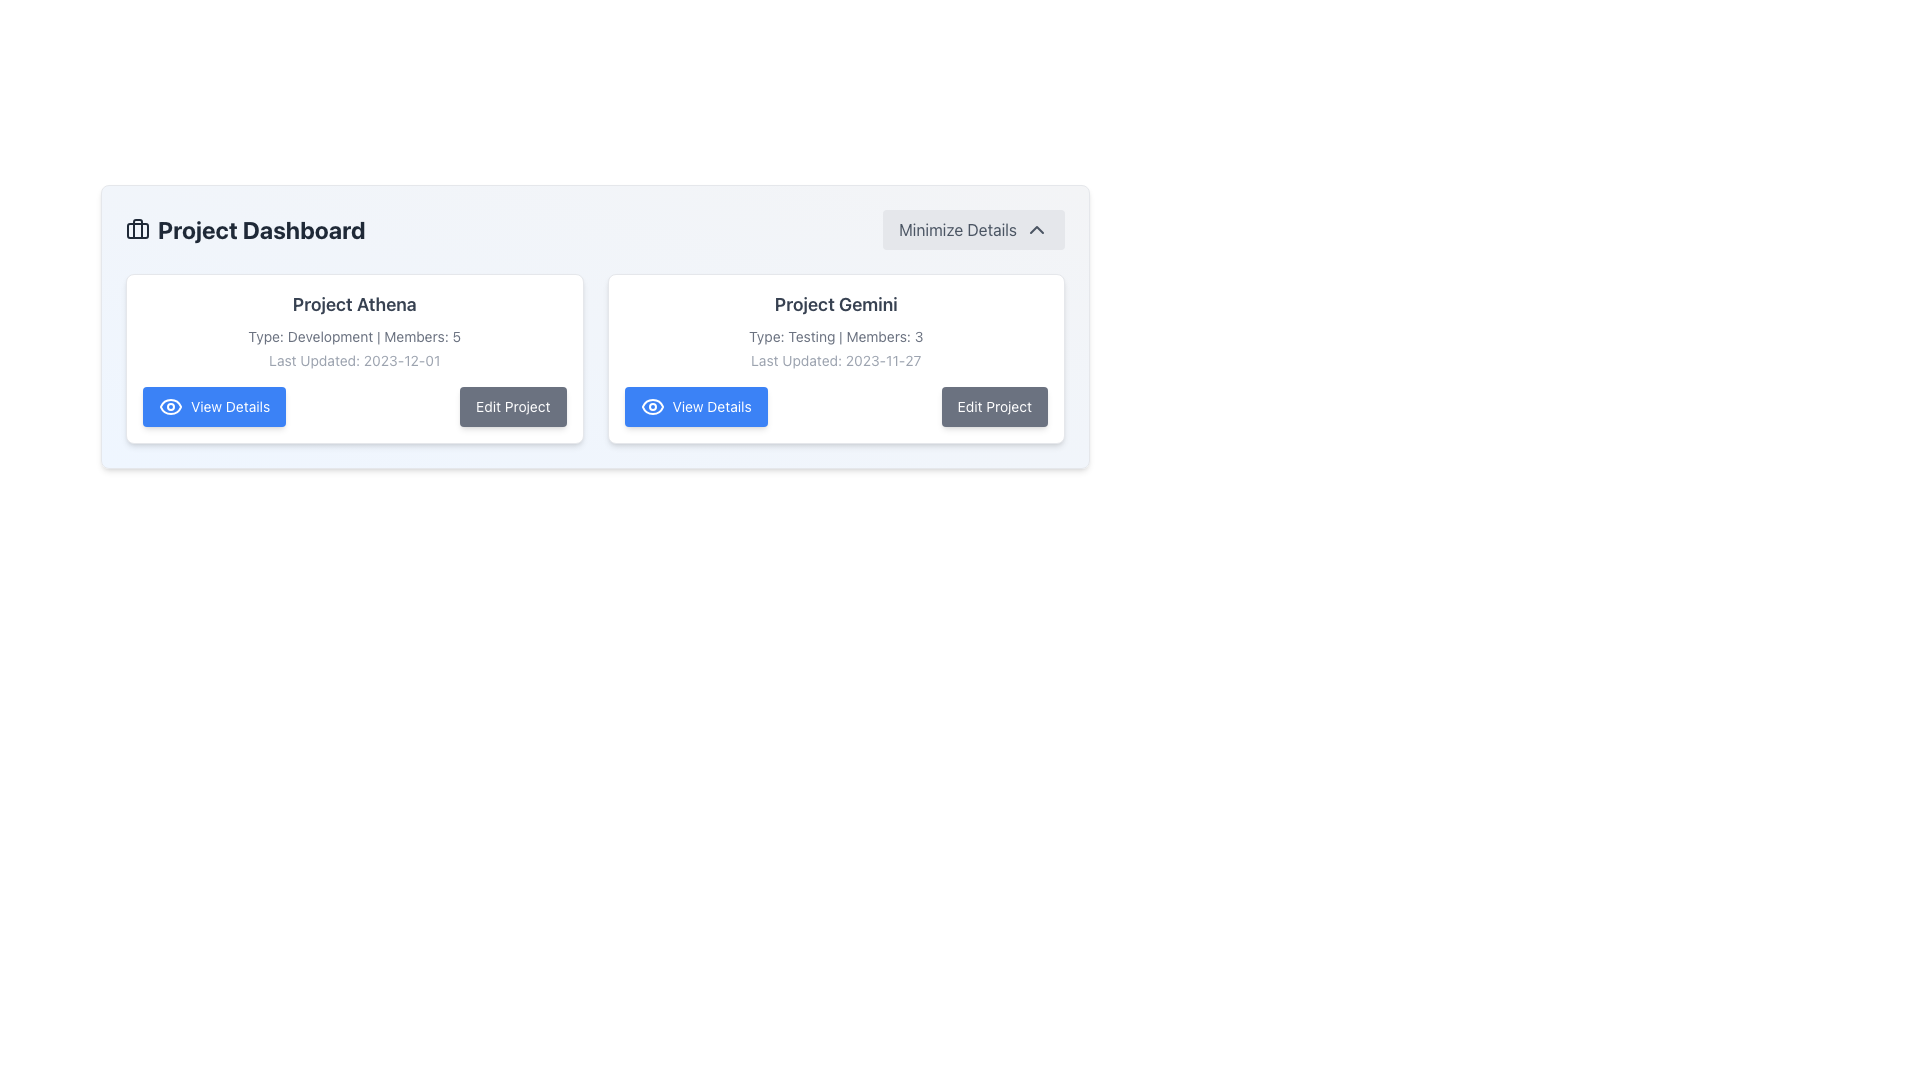  I want to click on the leftmost eye icon of the 'View Details' button for the first project entry titled 'Project Athena' for accessibility purposes, so click(171, 406).